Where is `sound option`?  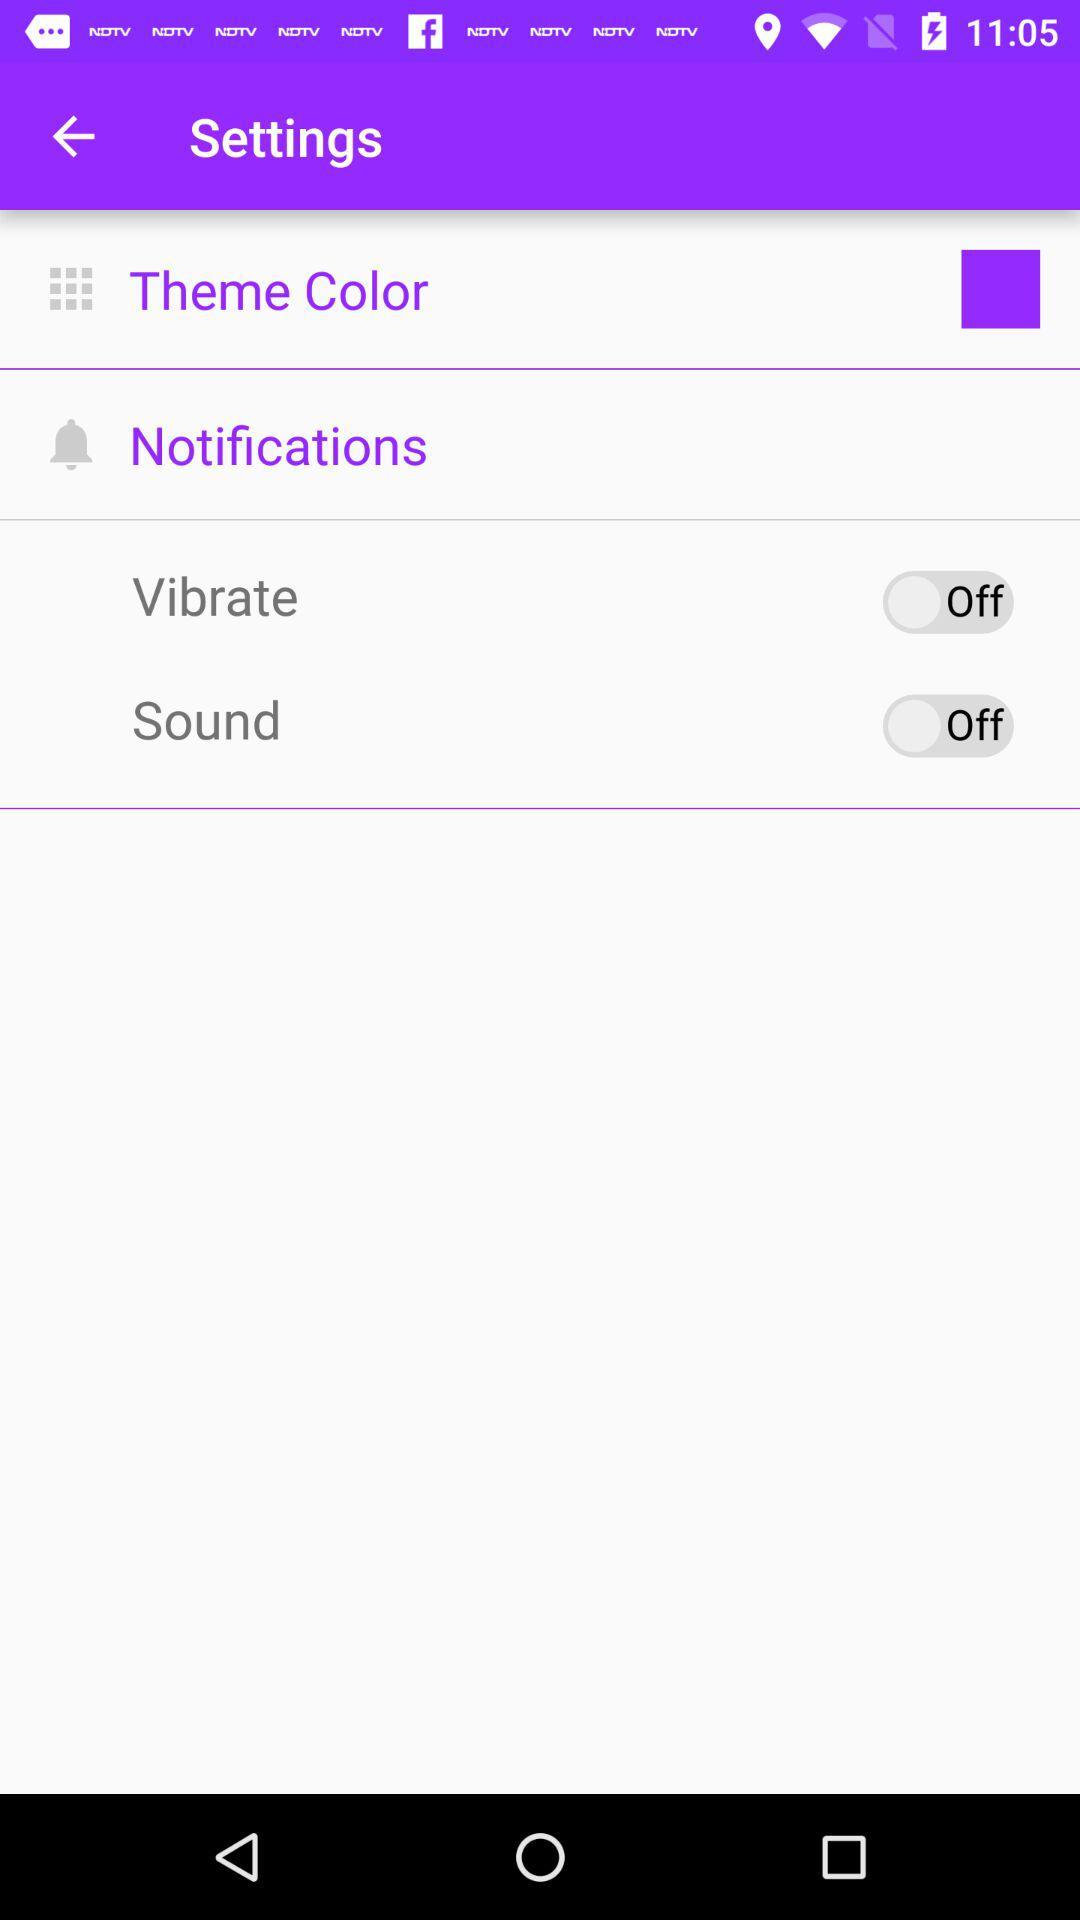
sound option is located at coordinates (947, 724).